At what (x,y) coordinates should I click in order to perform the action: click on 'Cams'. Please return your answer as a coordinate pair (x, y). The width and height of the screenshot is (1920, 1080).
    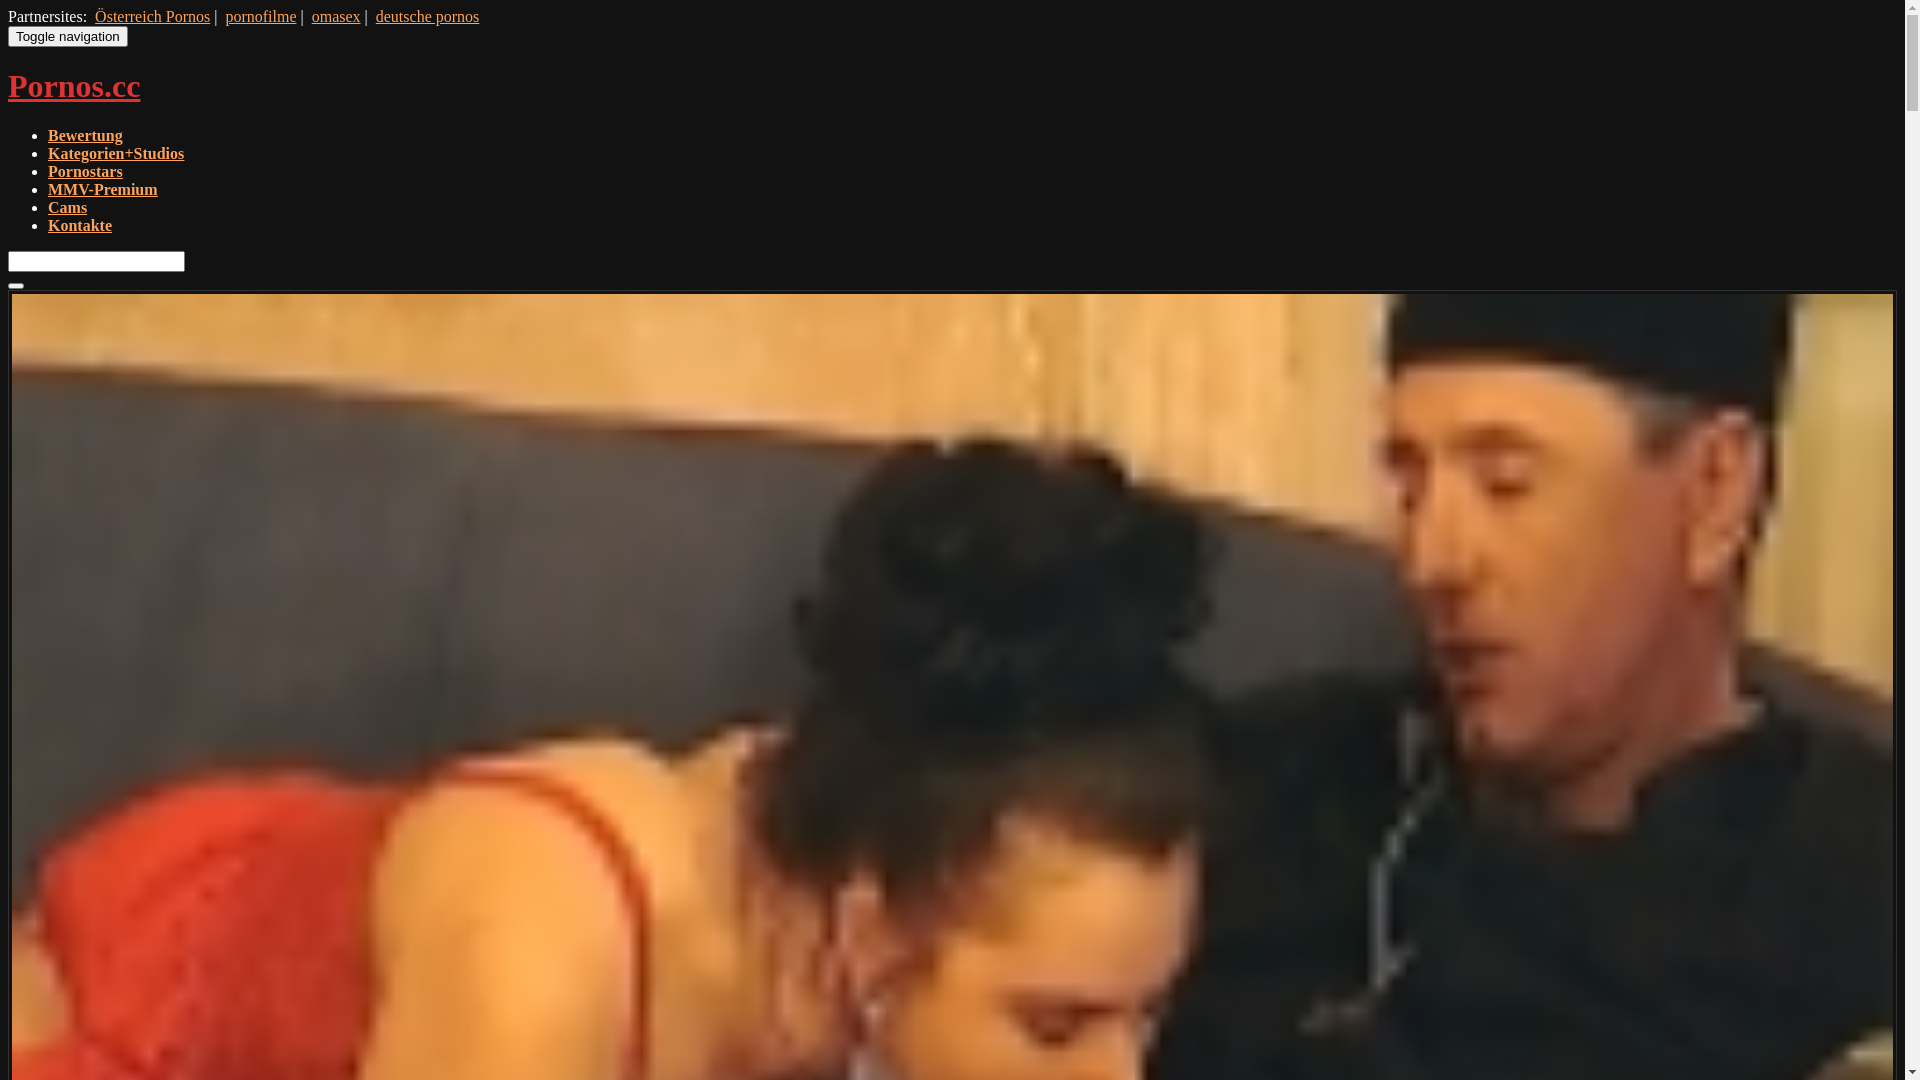
    Looking at the image, I should click on (67, 207).